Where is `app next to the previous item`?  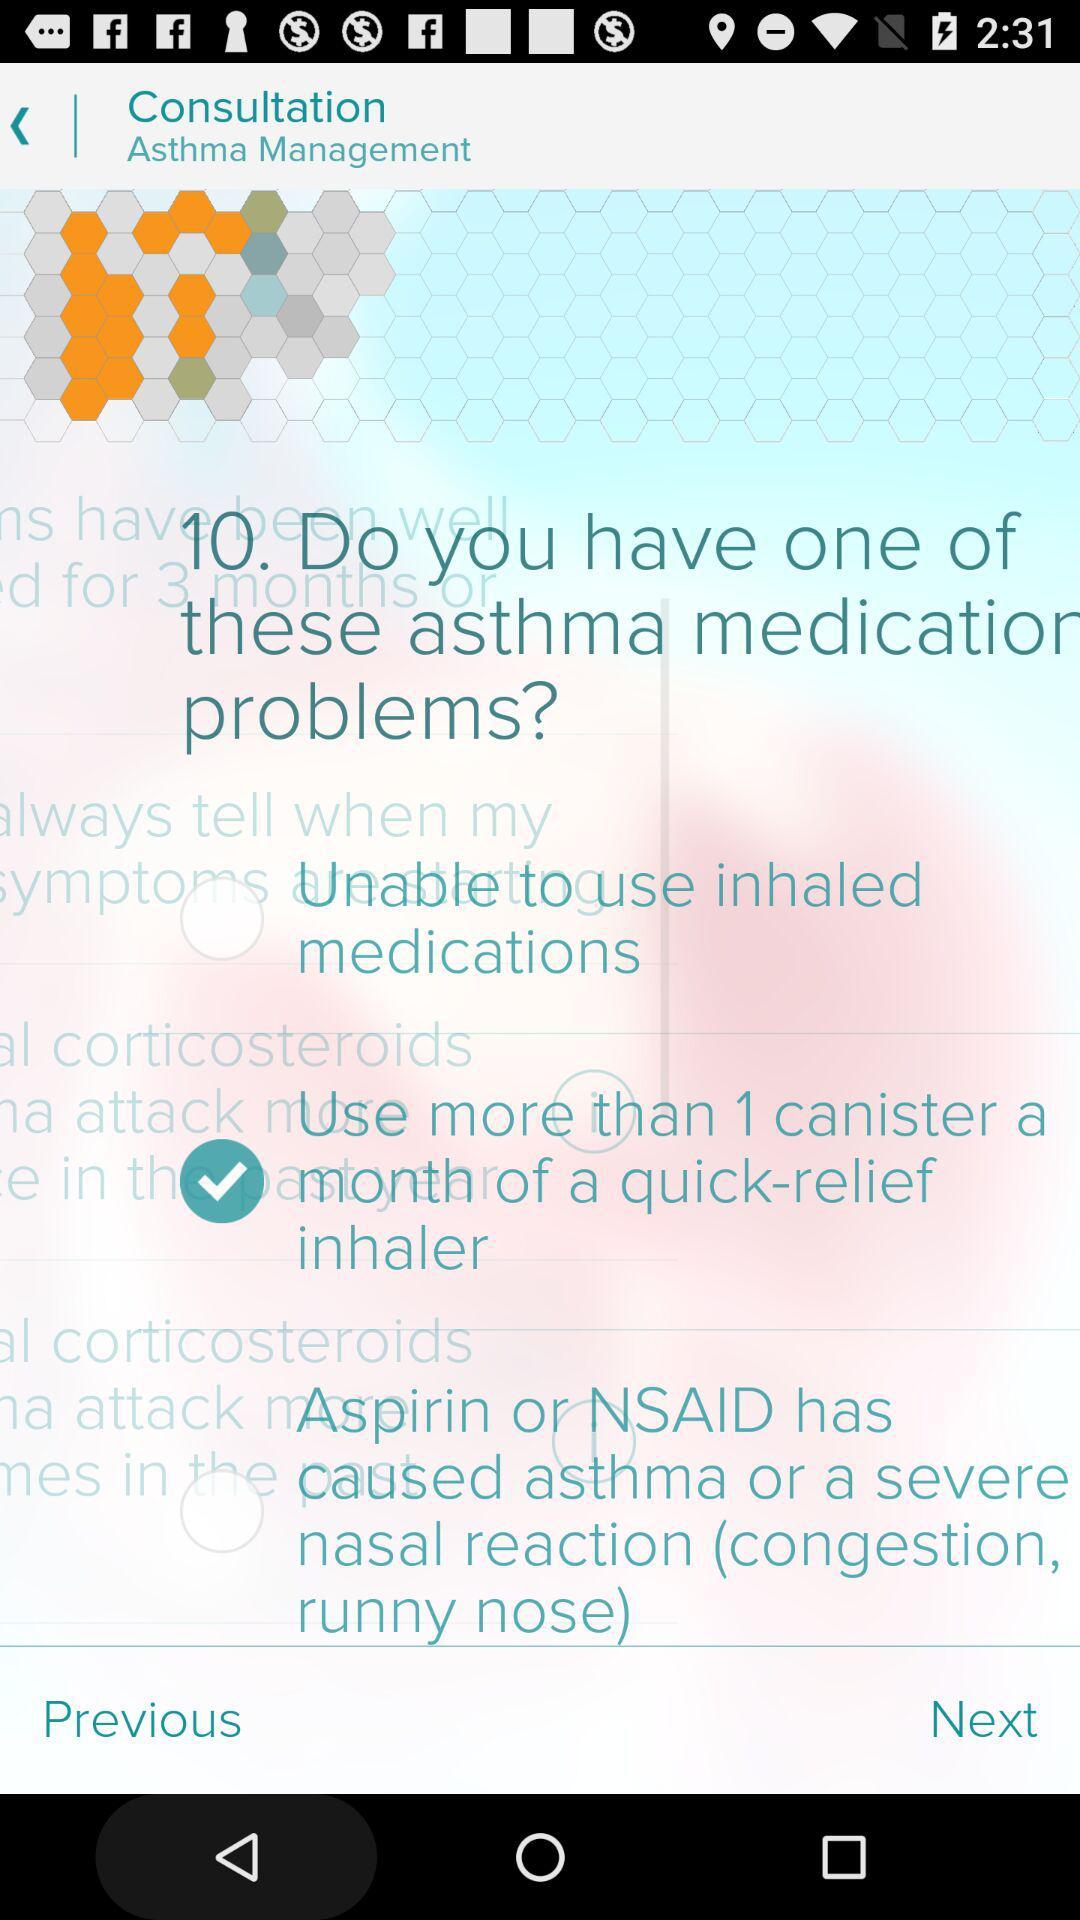 app next to the previous item is located at coordinates (810, 1719).